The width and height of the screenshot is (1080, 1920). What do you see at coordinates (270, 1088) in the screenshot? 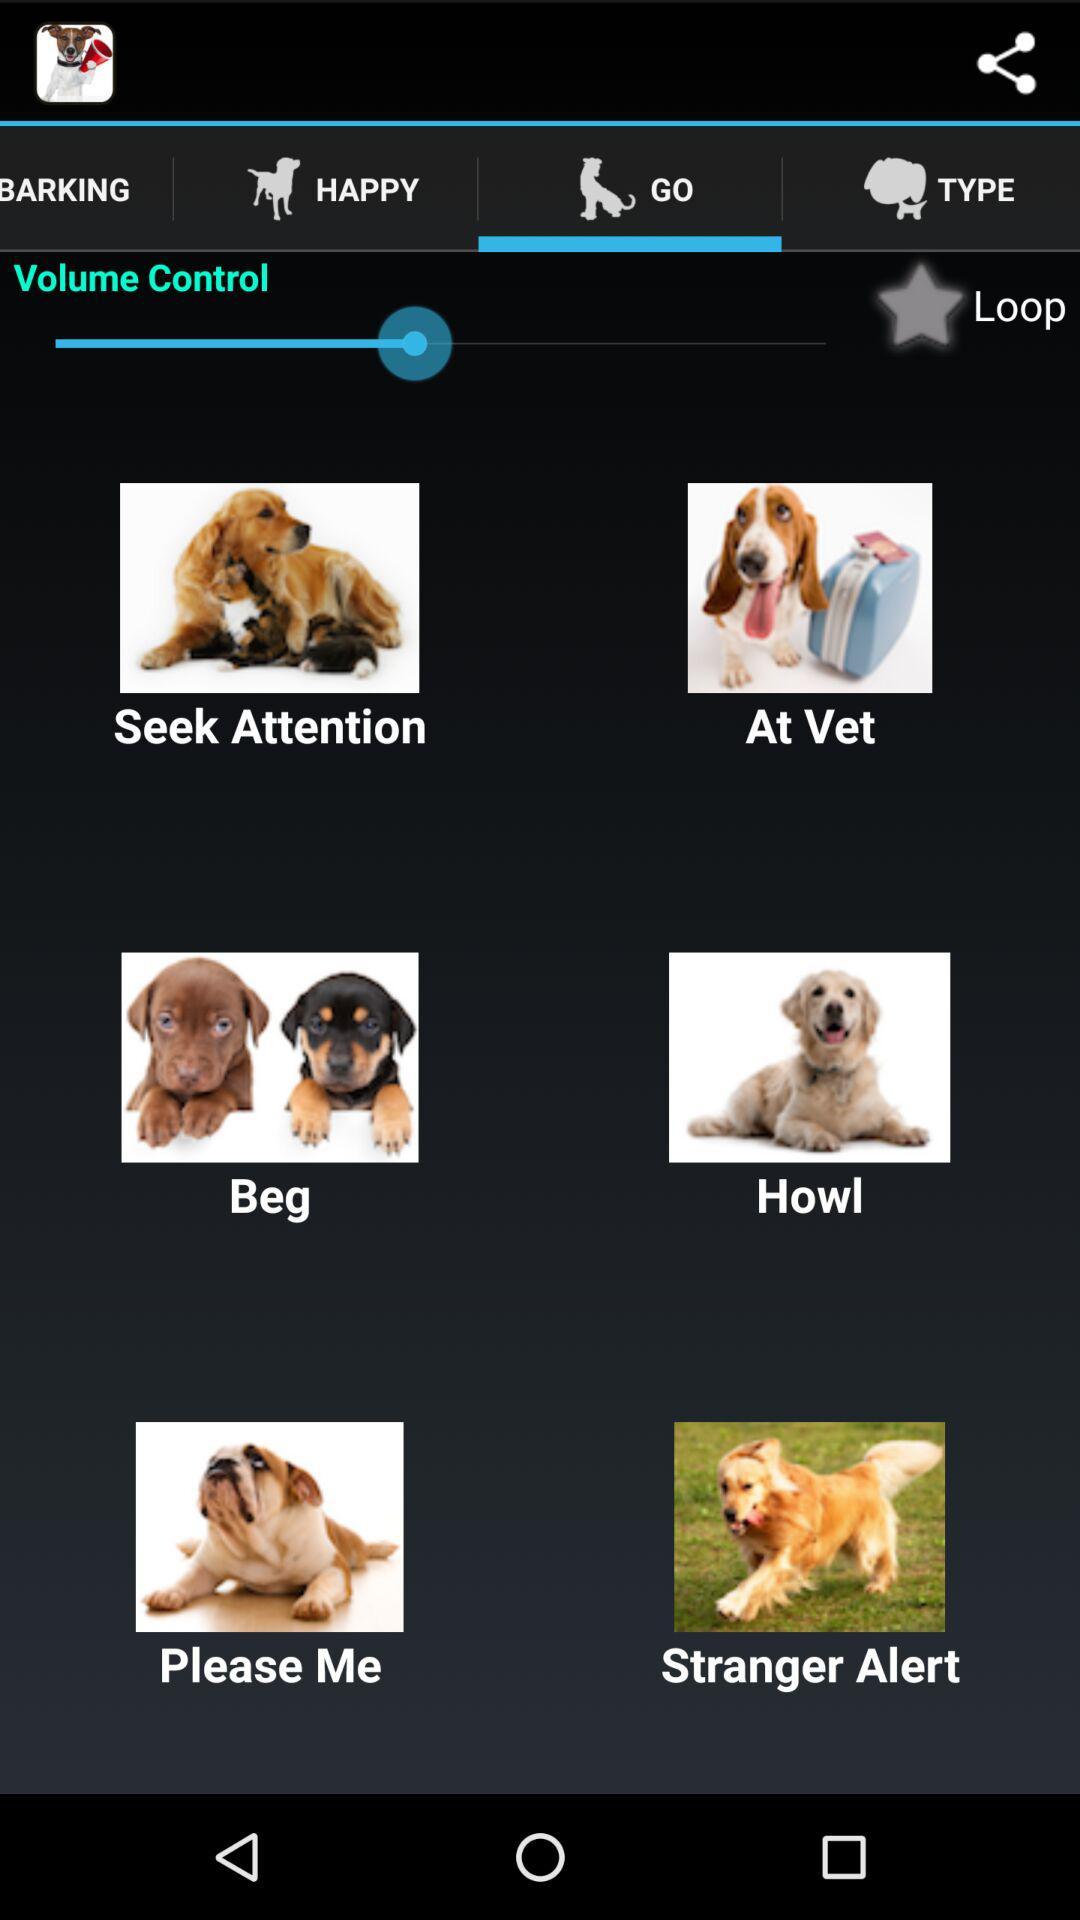
I see `the beg item` at bounding box center [270, 1088].